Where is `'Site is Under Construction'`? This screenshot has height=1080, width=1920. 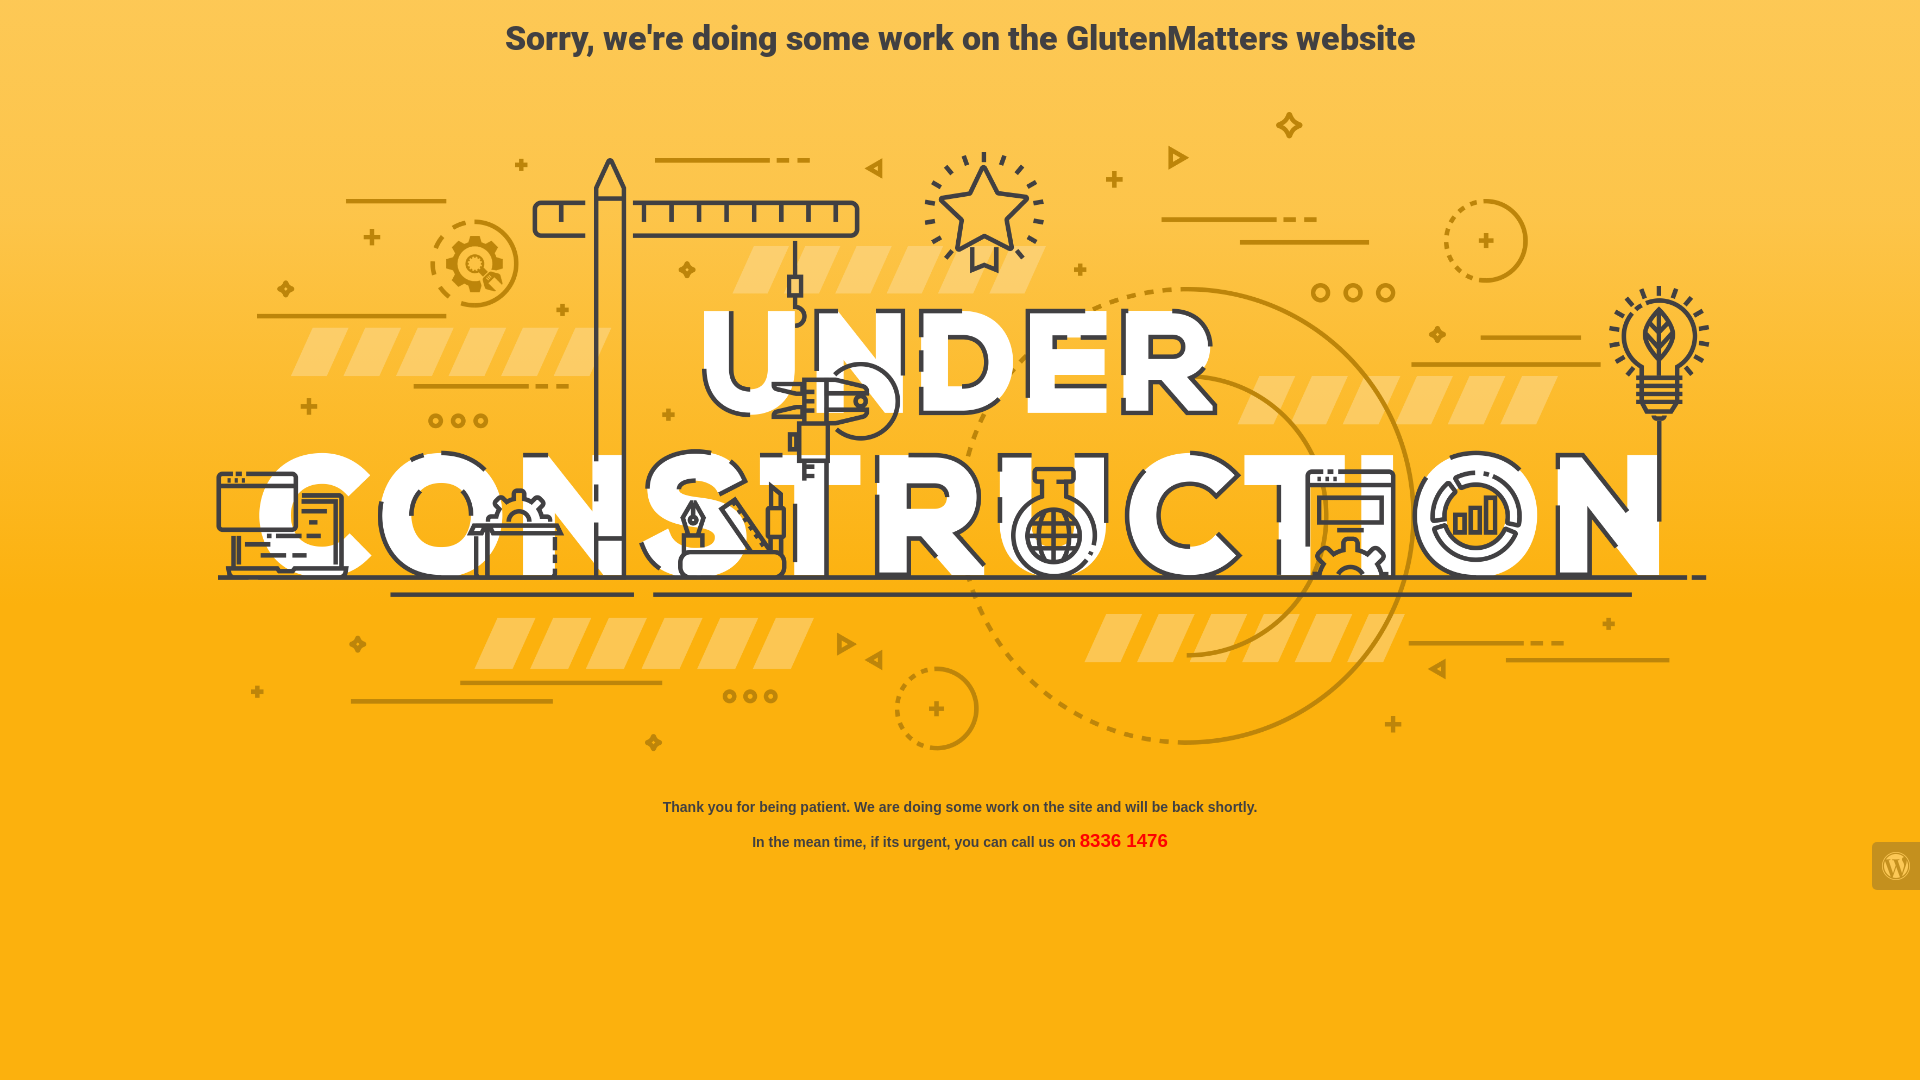
'Site is Under Construction' is located at coordinates (960, 431).